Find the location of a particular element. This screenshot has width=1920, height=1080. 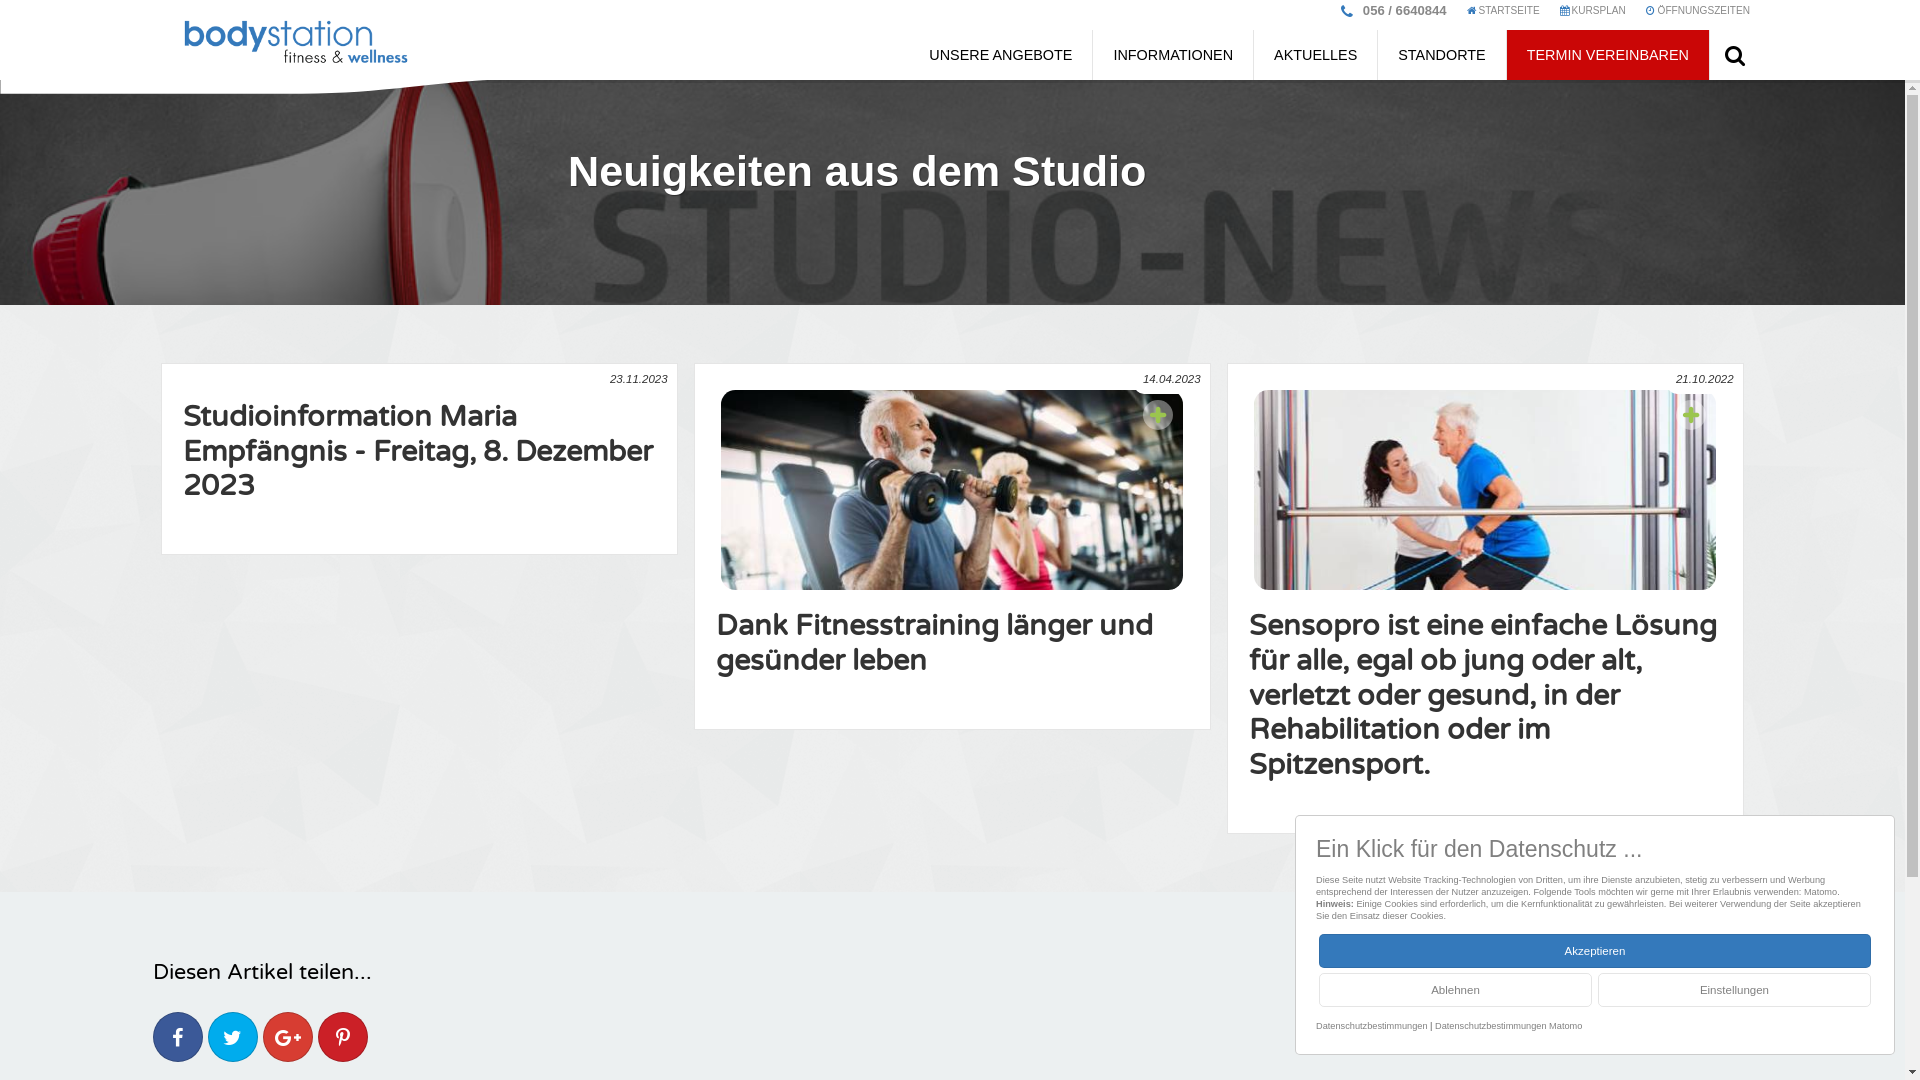

'INFORMATIONEN' is located at coordinates (1172, 53).